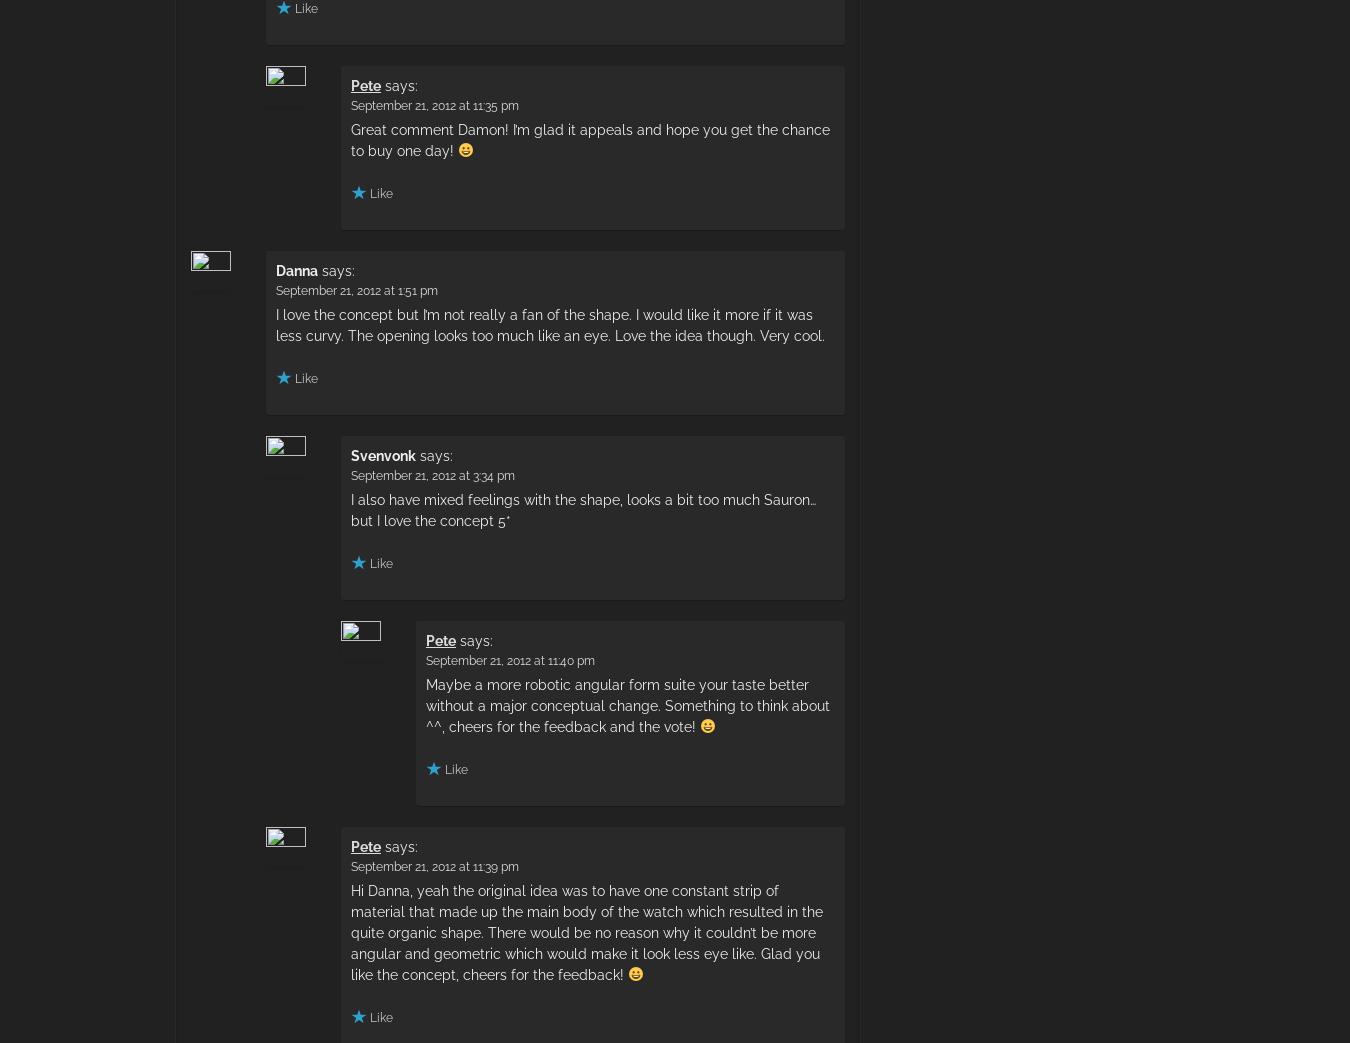 This screenshot has height=1043, width=1350. I want to click on 'Great comment Damon! I’m glad it appeals and hope you get the chance to buy one day!', so click(590, 139).